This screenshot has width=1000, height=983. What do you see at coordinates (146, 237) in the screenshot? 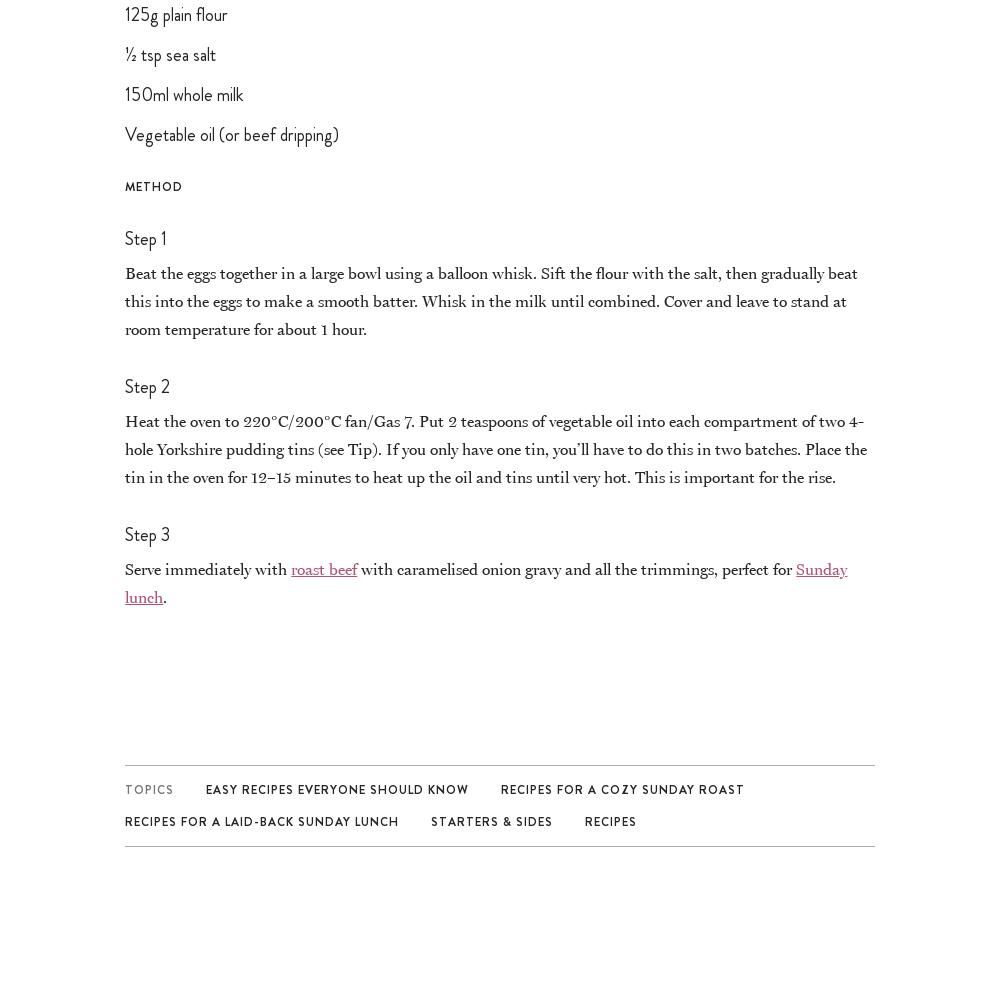
I see `'Step 1'` at bounding box center [146, 237].